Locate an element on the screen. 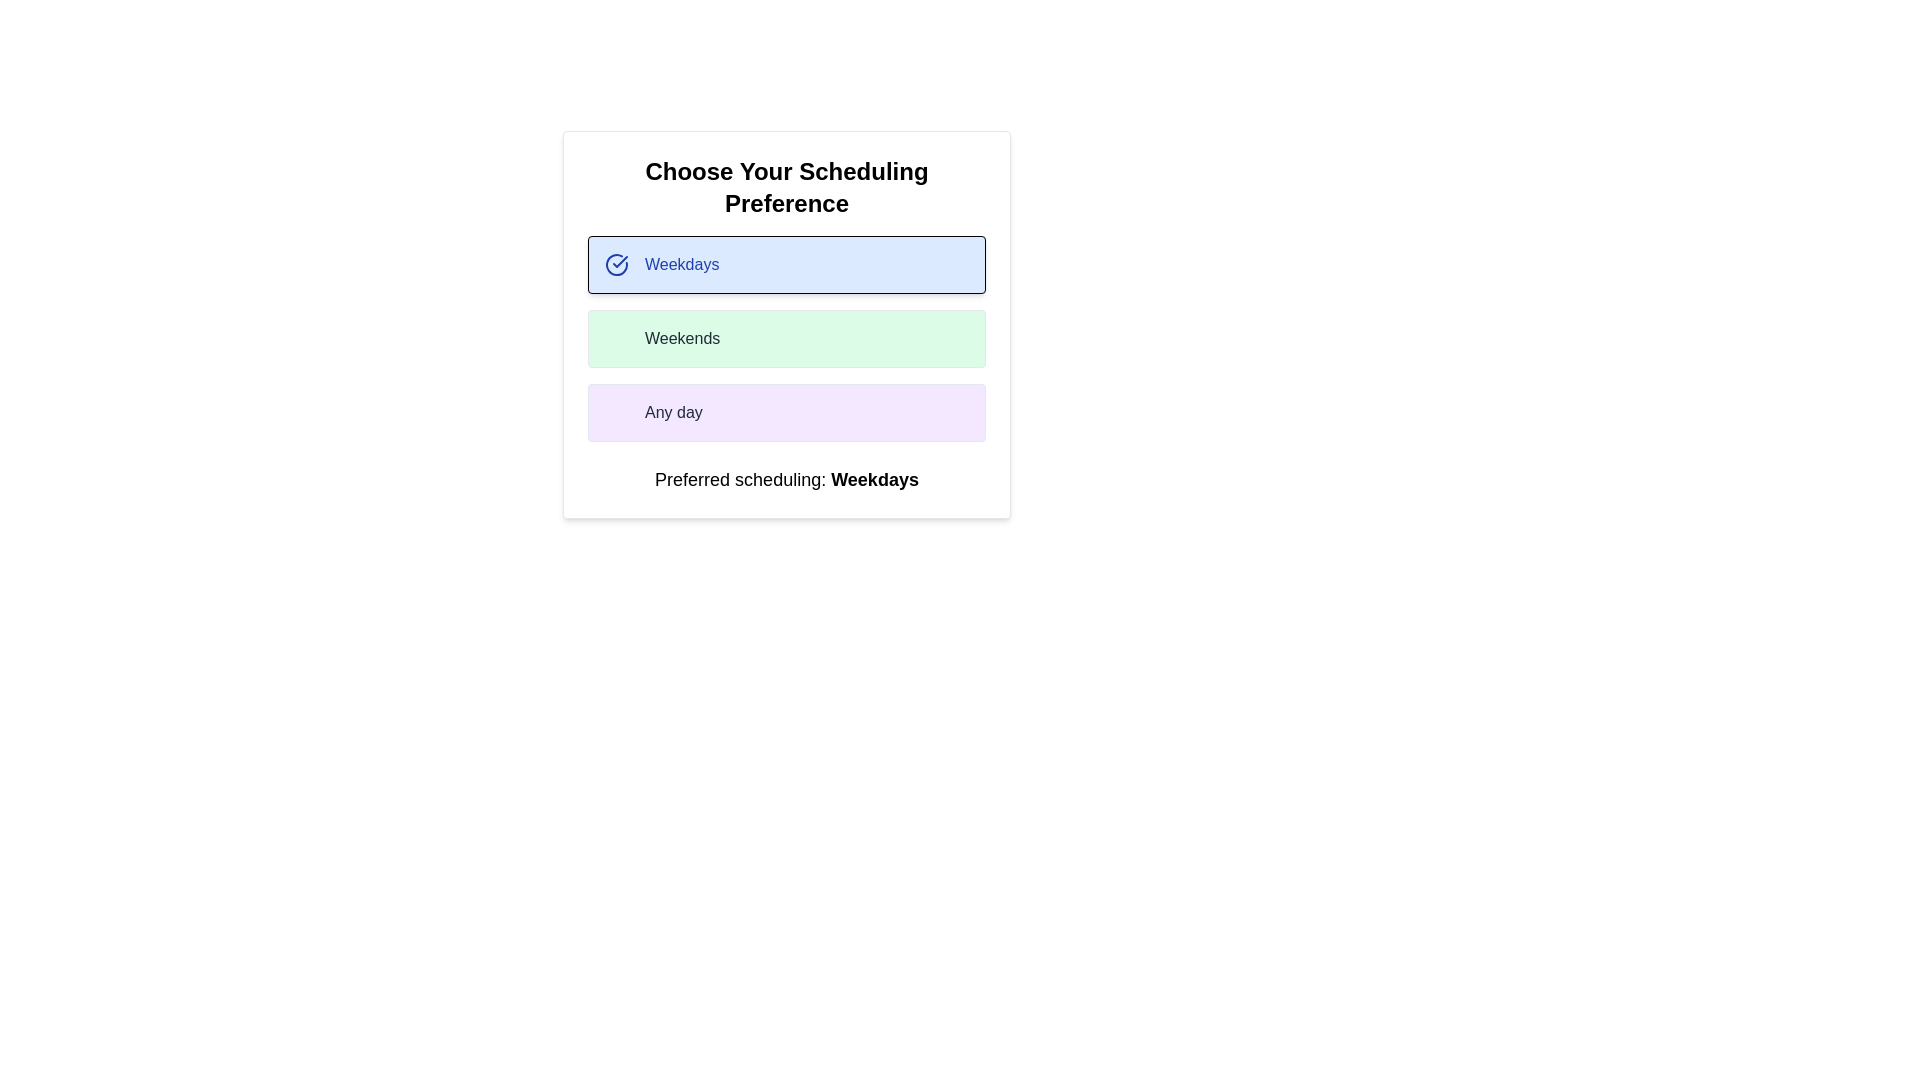  the bold text label displaying 'Weekdays', which is styled prominently in a larger font next to 'Preferred scheduling:' is located at coordinates (875, 479).